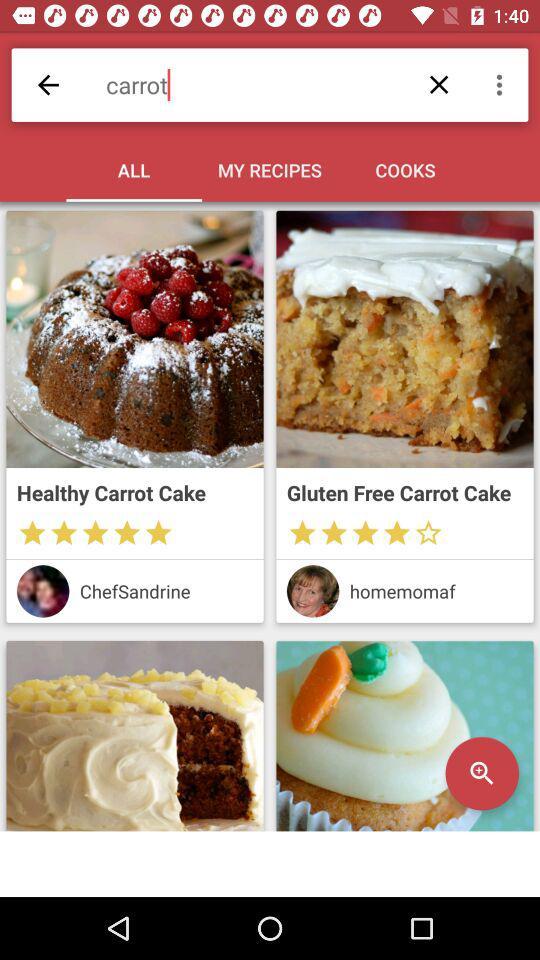  I want to click on open this user profile, so click(43, 591).